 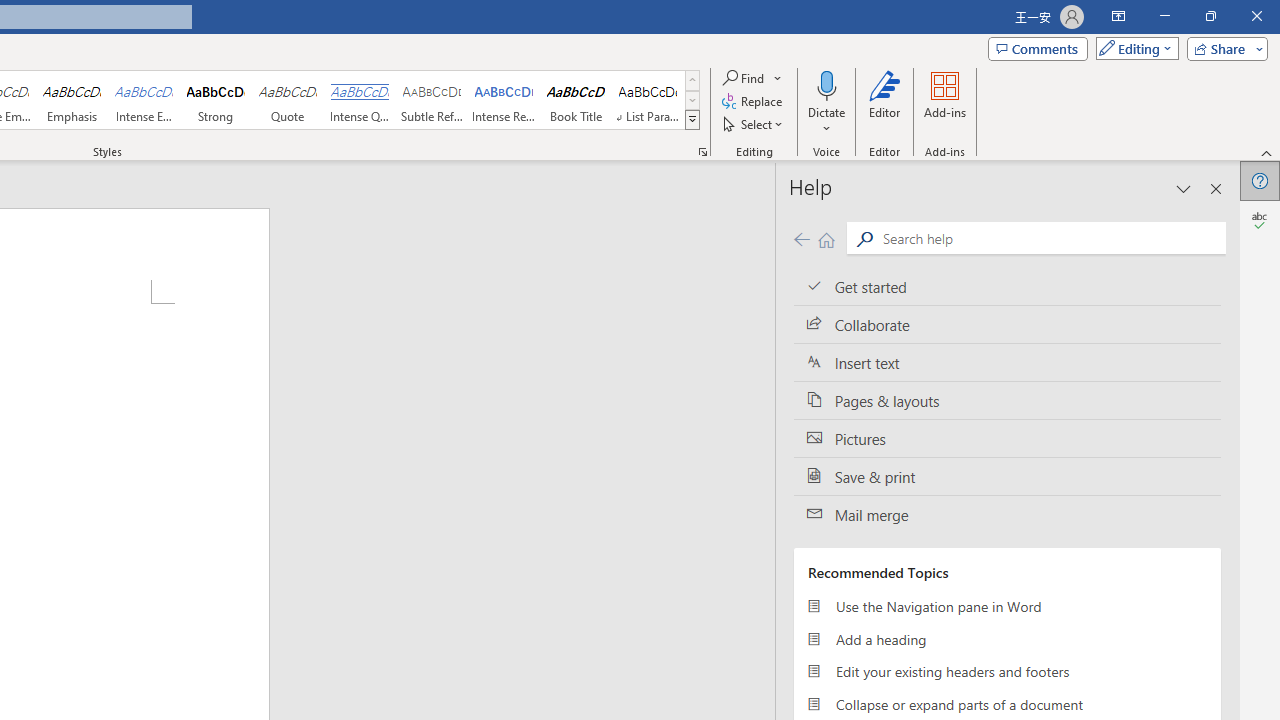 What do you see at coordinates (216, 100) in the screenshot?
I see `'Strong'` at bounding box center [216, 100].